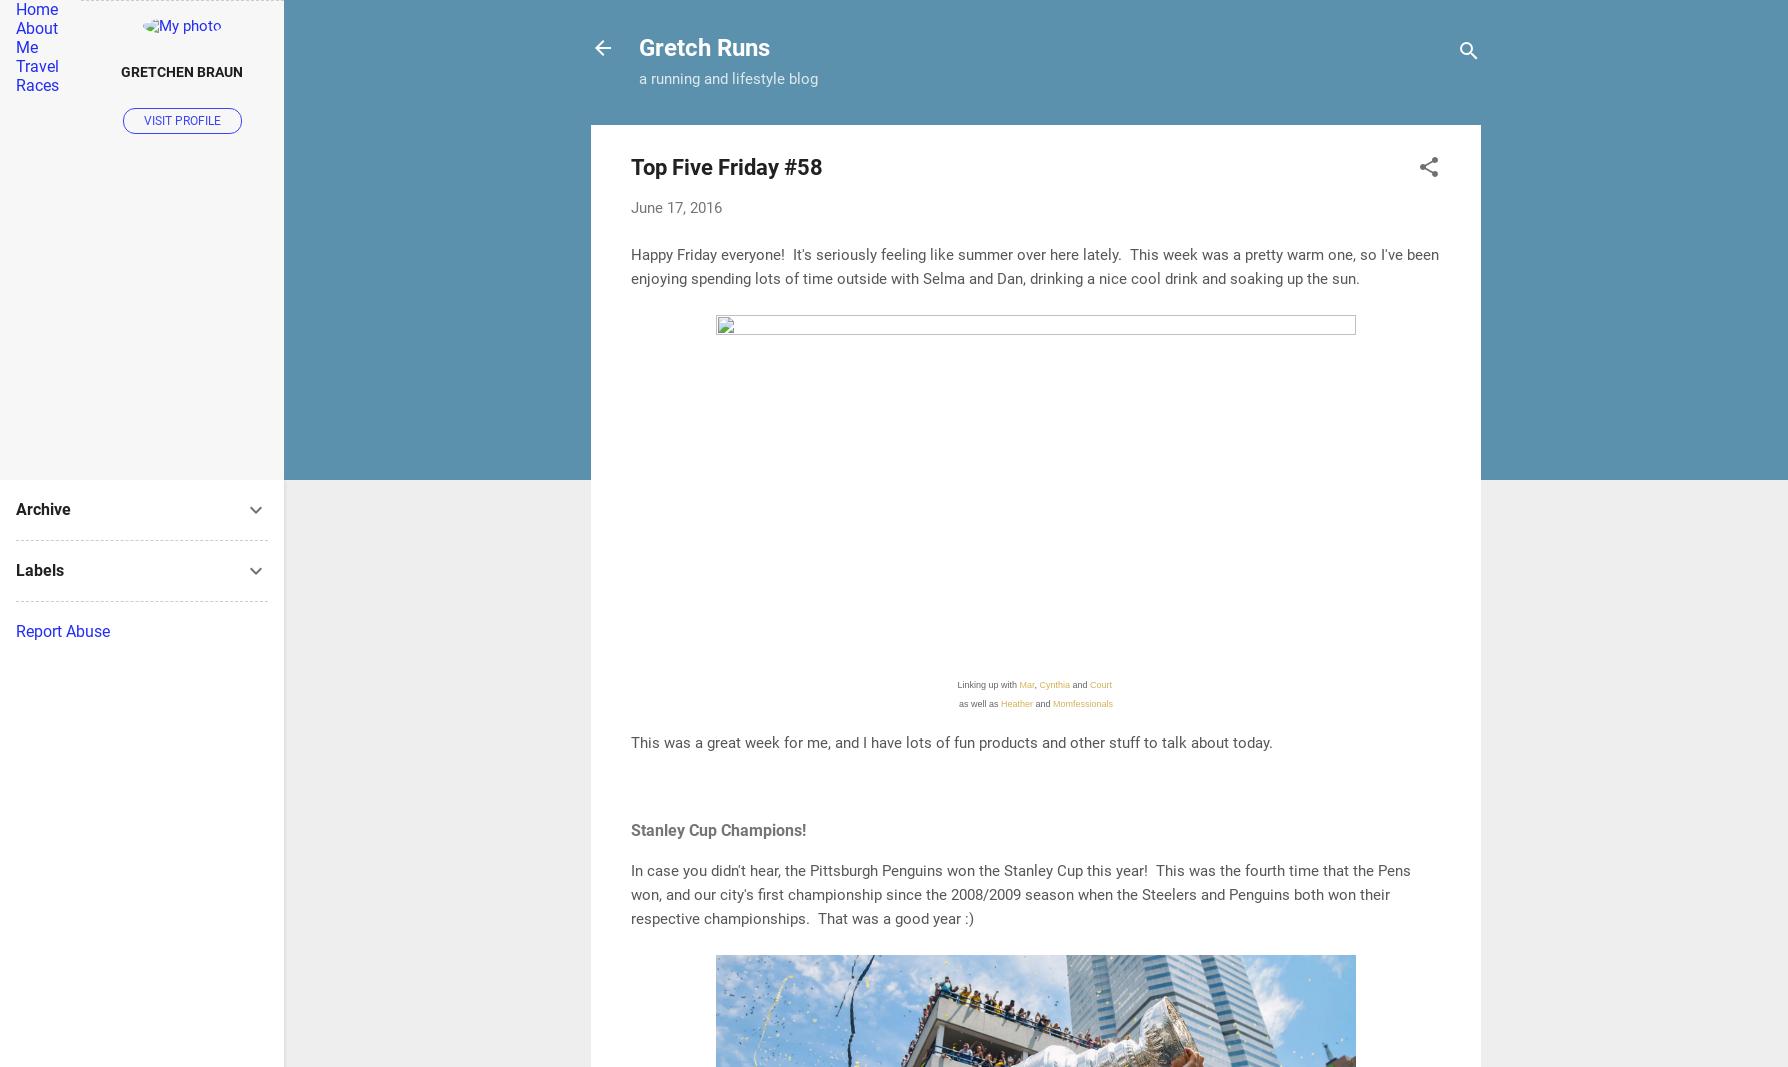 The height and width of the screenshot is (1067, 1788). Describe the element at coordinates (182, 69) in the screenshot. I see `'Gretchen Braun'` at that location.